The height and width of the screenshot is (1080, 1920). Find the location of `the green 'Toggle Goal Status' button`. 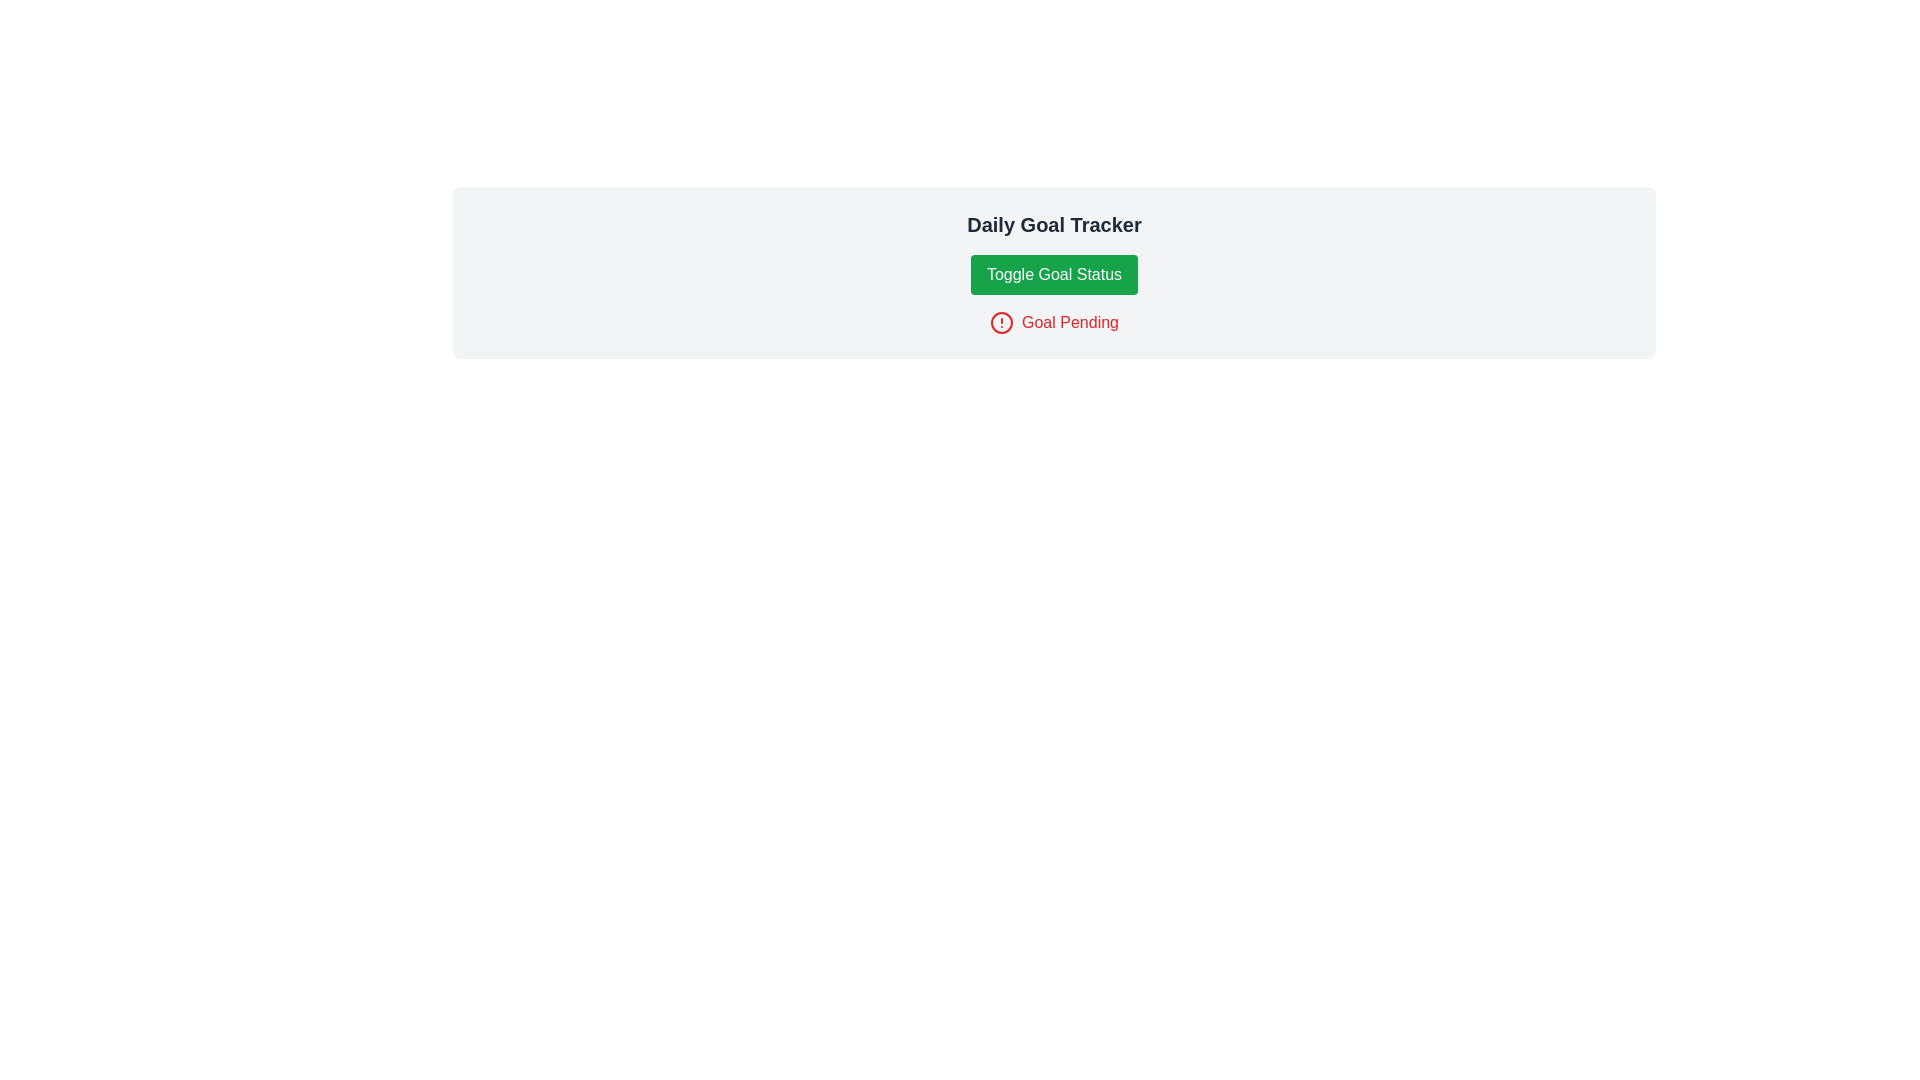

the green 'Toggle Goal Status' button is located at coordinates (1053, 274).